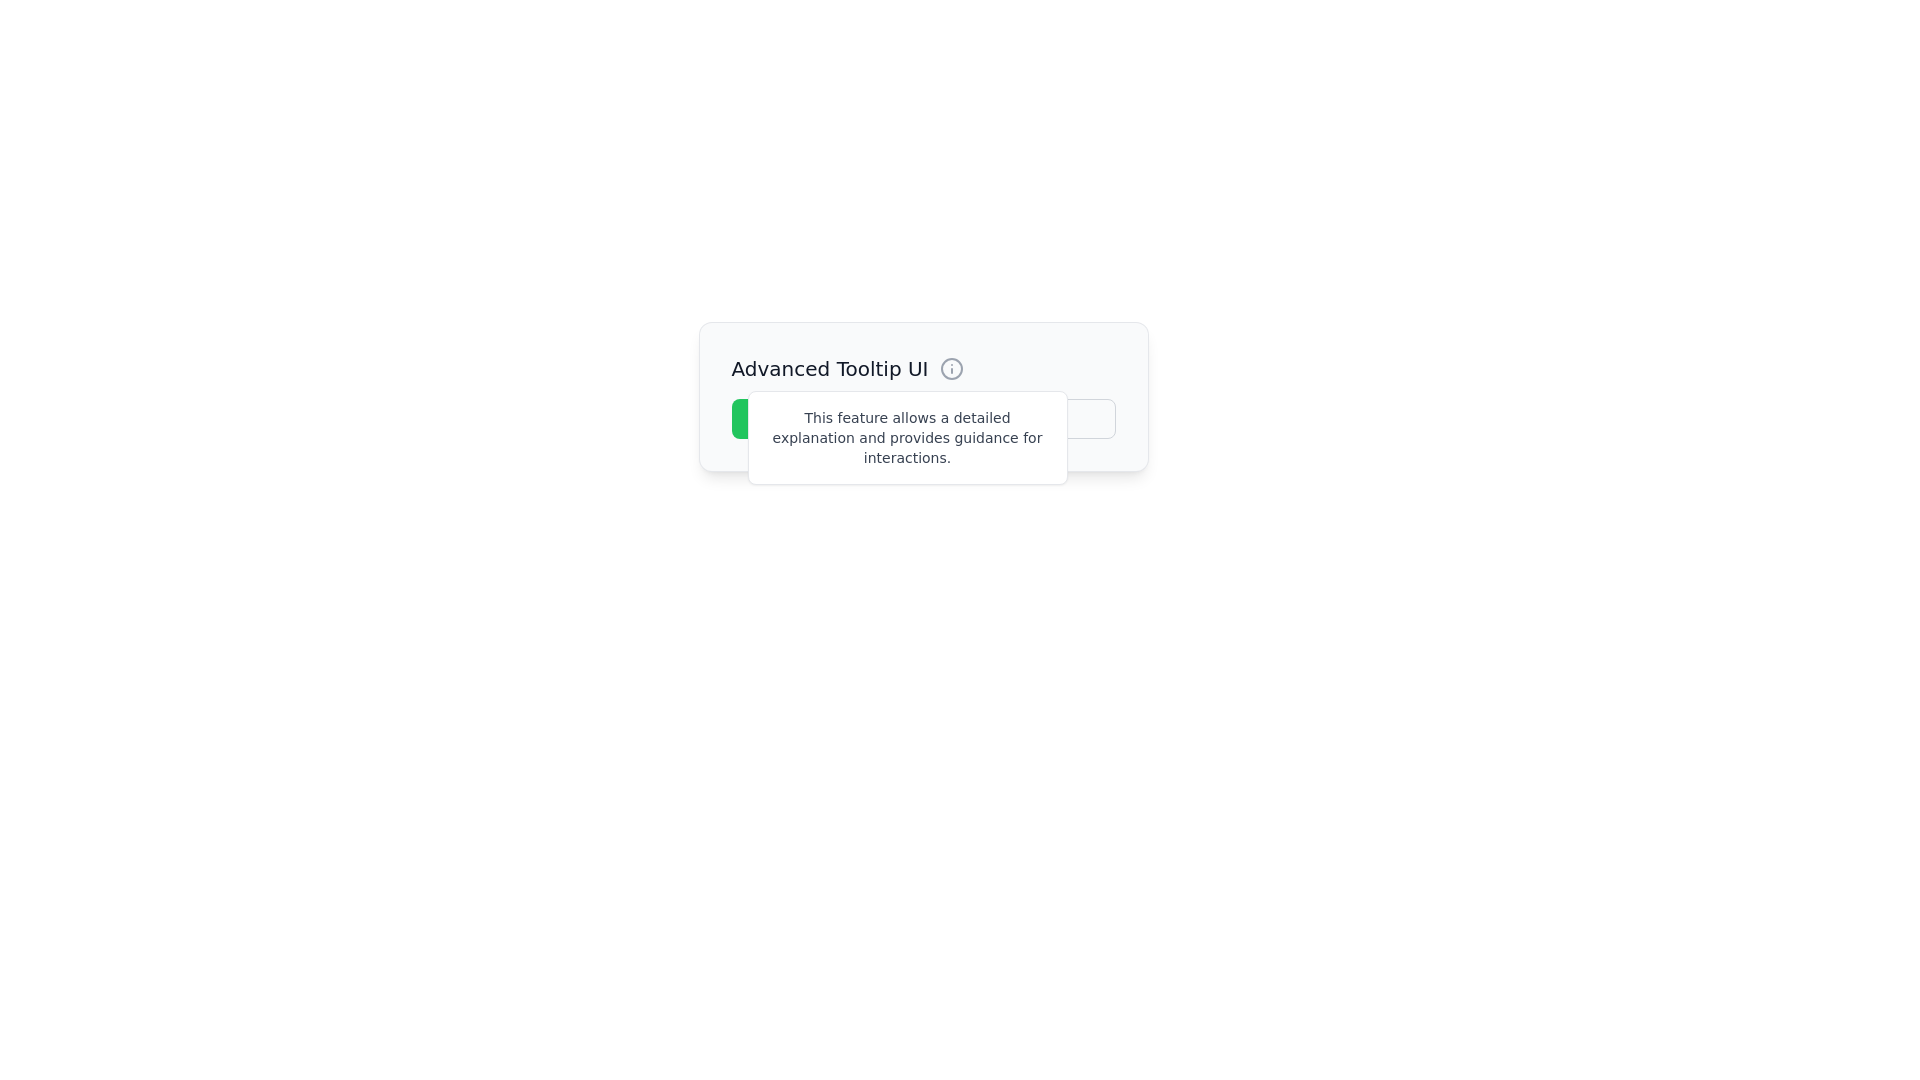 The height and width of the screenshot is (1080, 1920). Describe the element at coordinates (922, 369) in the screenshot. I see `the 'Advanced Tooltip UI' title with the information icon, which is styled in bold and has a muted gray color, changing to blue on hover` at that location.